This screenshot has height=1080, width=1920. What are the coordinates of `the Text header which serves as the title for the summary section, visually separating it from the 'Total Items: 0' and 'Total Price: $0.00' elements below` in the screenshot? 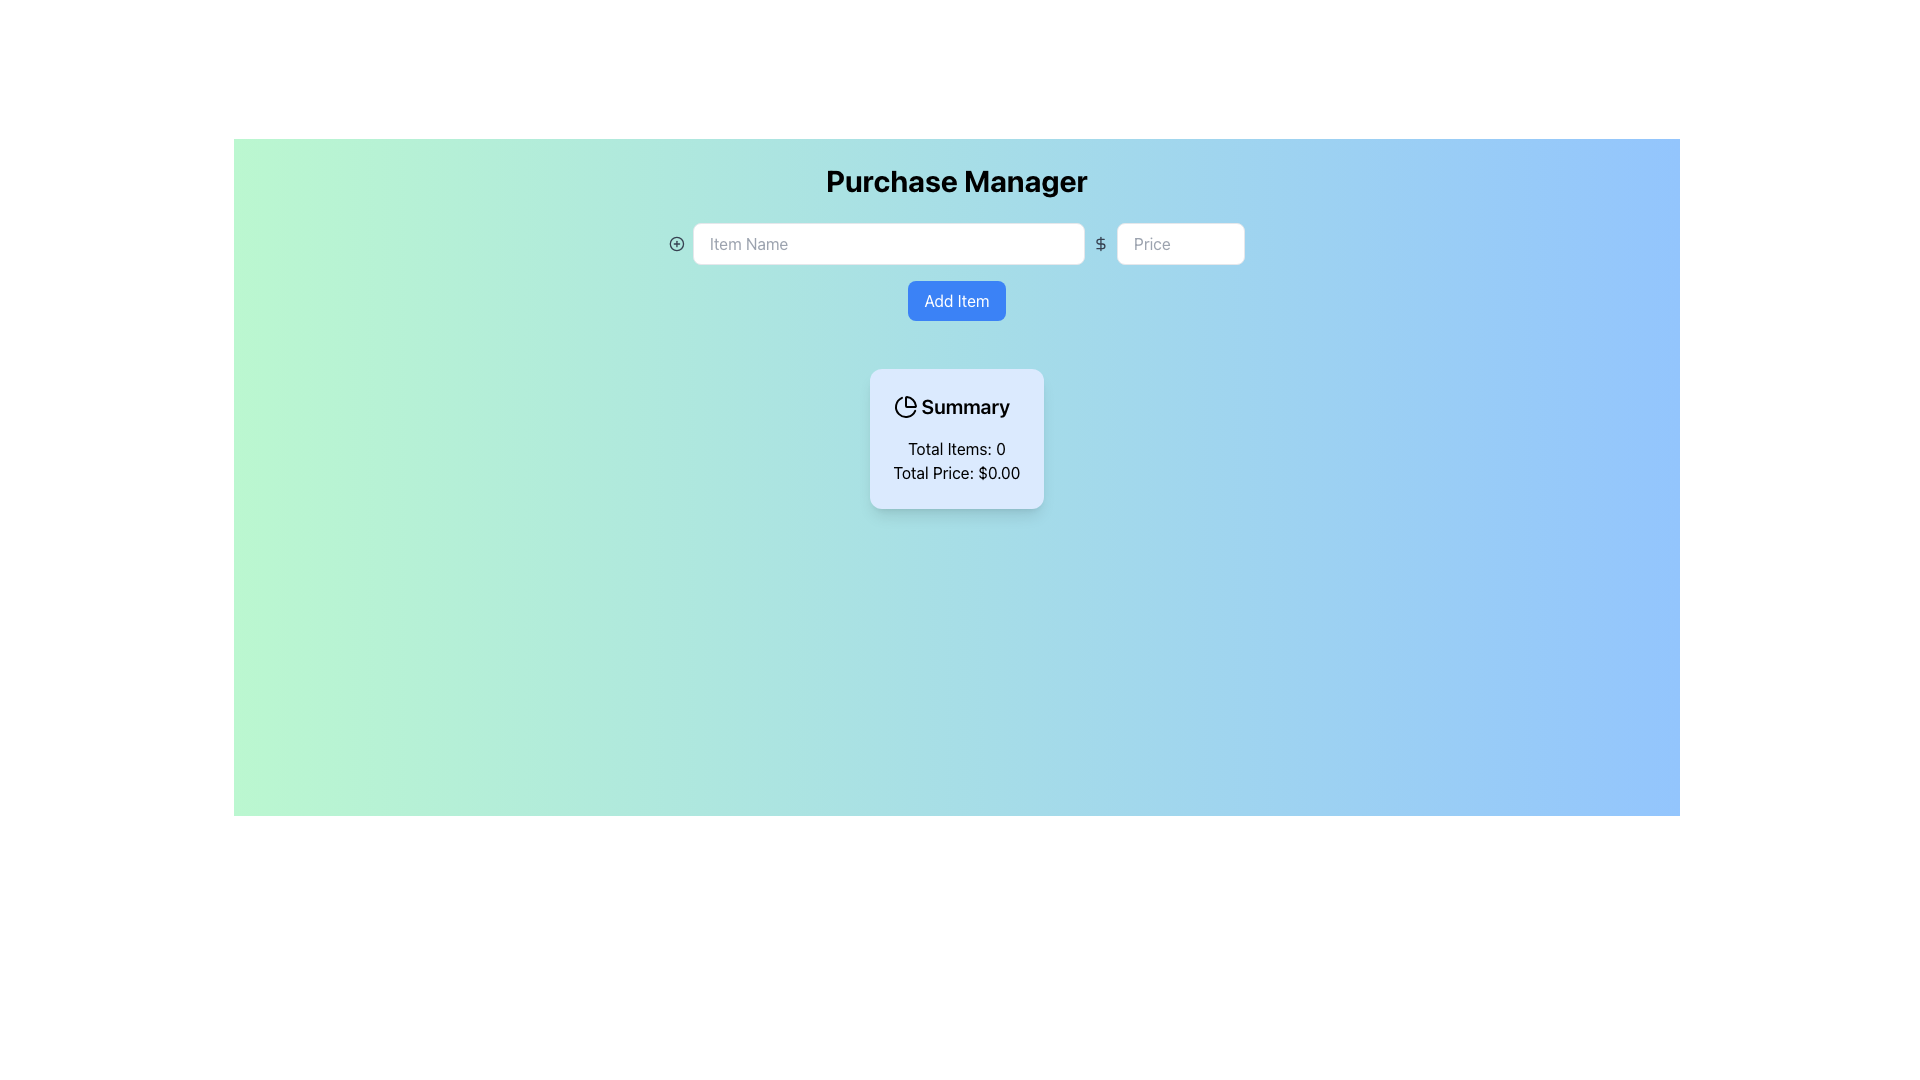 It's located at (955, 406).